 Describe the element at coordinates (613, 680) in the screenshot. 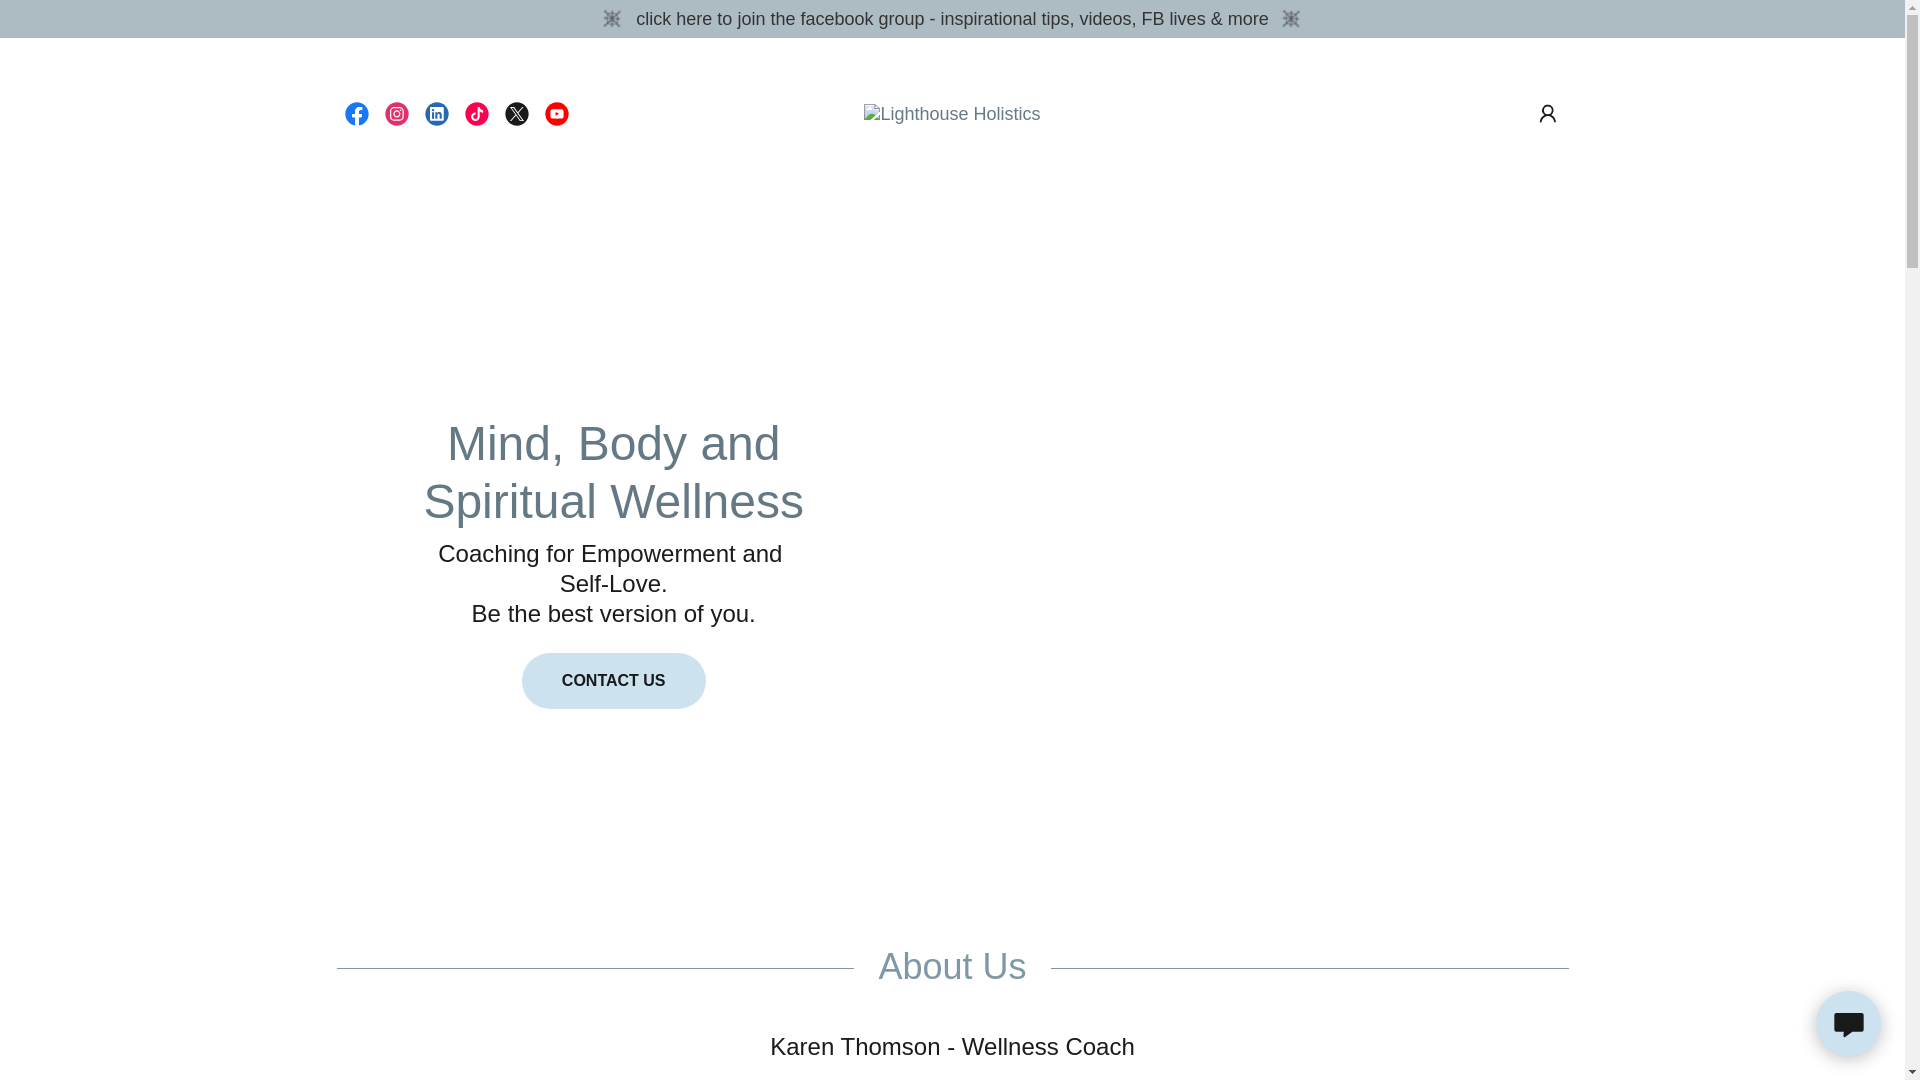

I see `'CONTACT US'` at that location.